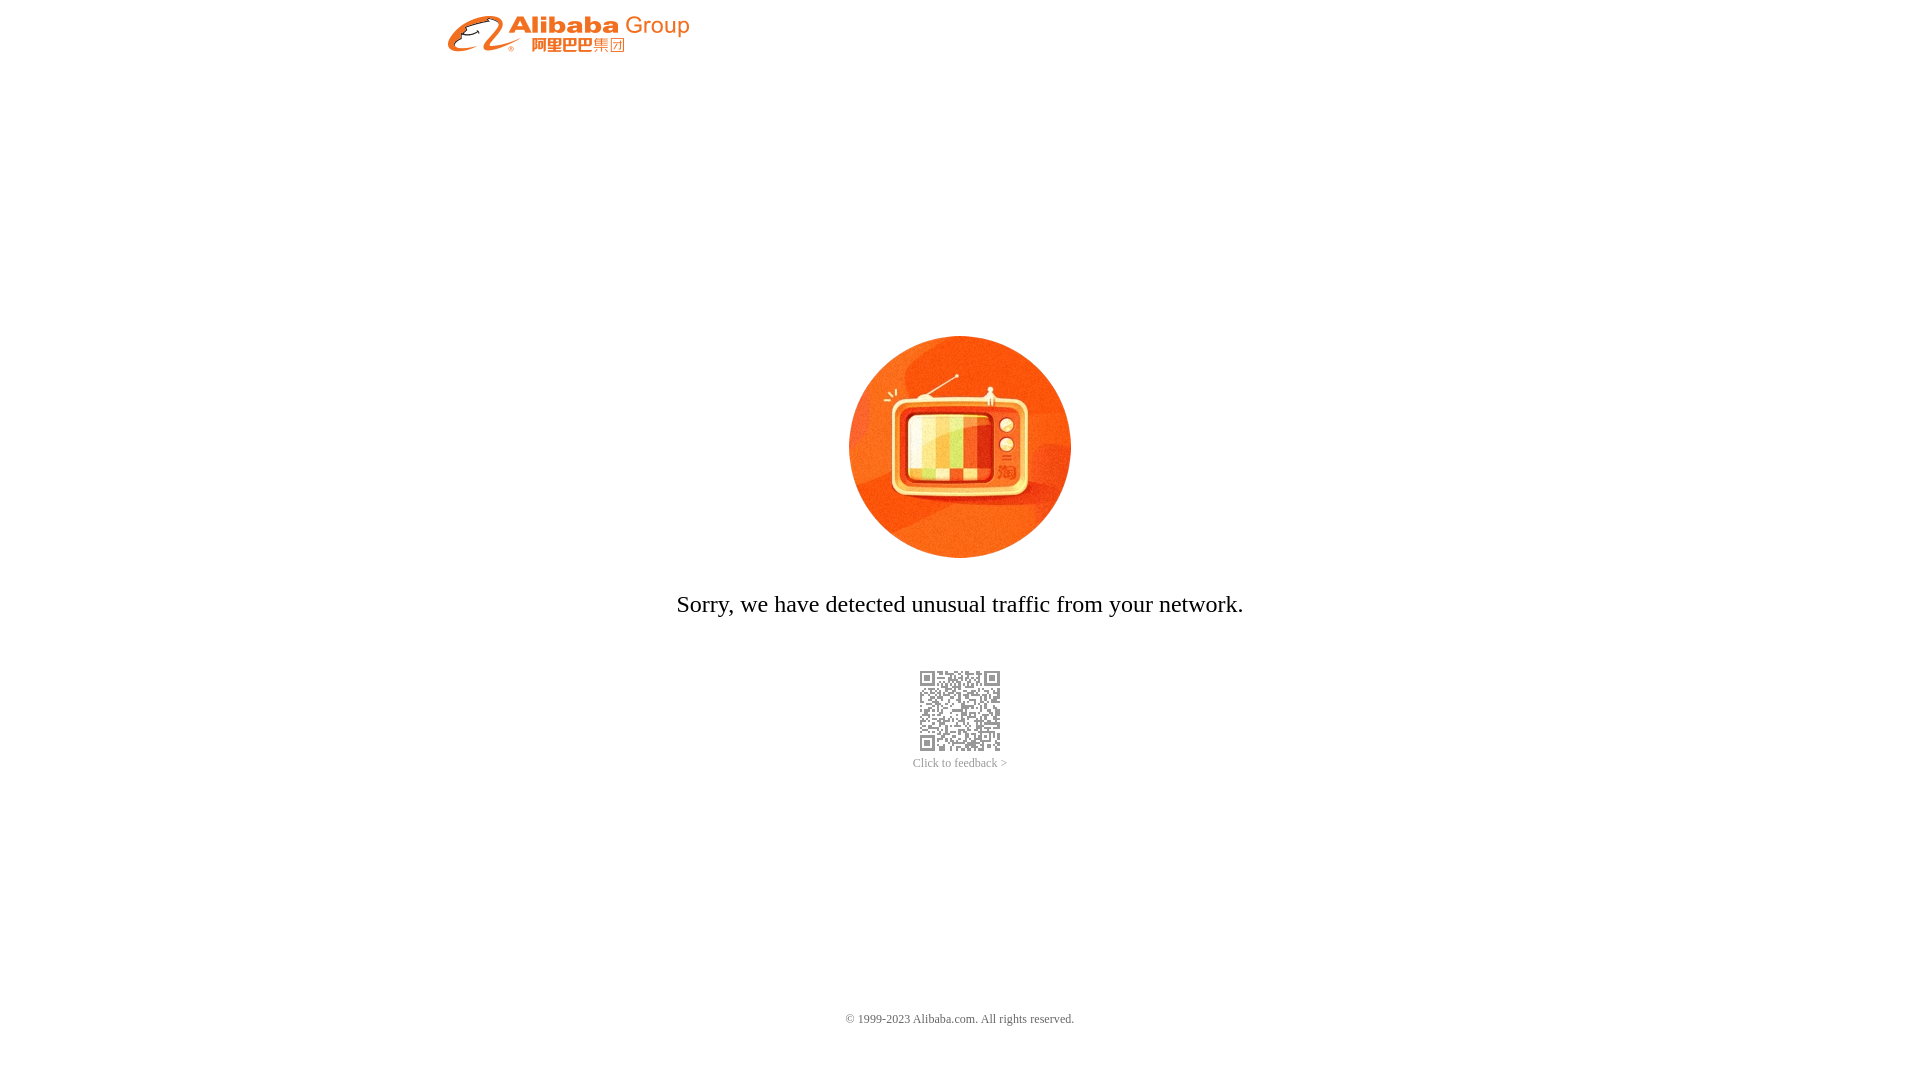 The width and height of the screenshot is (1920, 1080). I want to click on 'Click to feedback >', so click(960, 763).